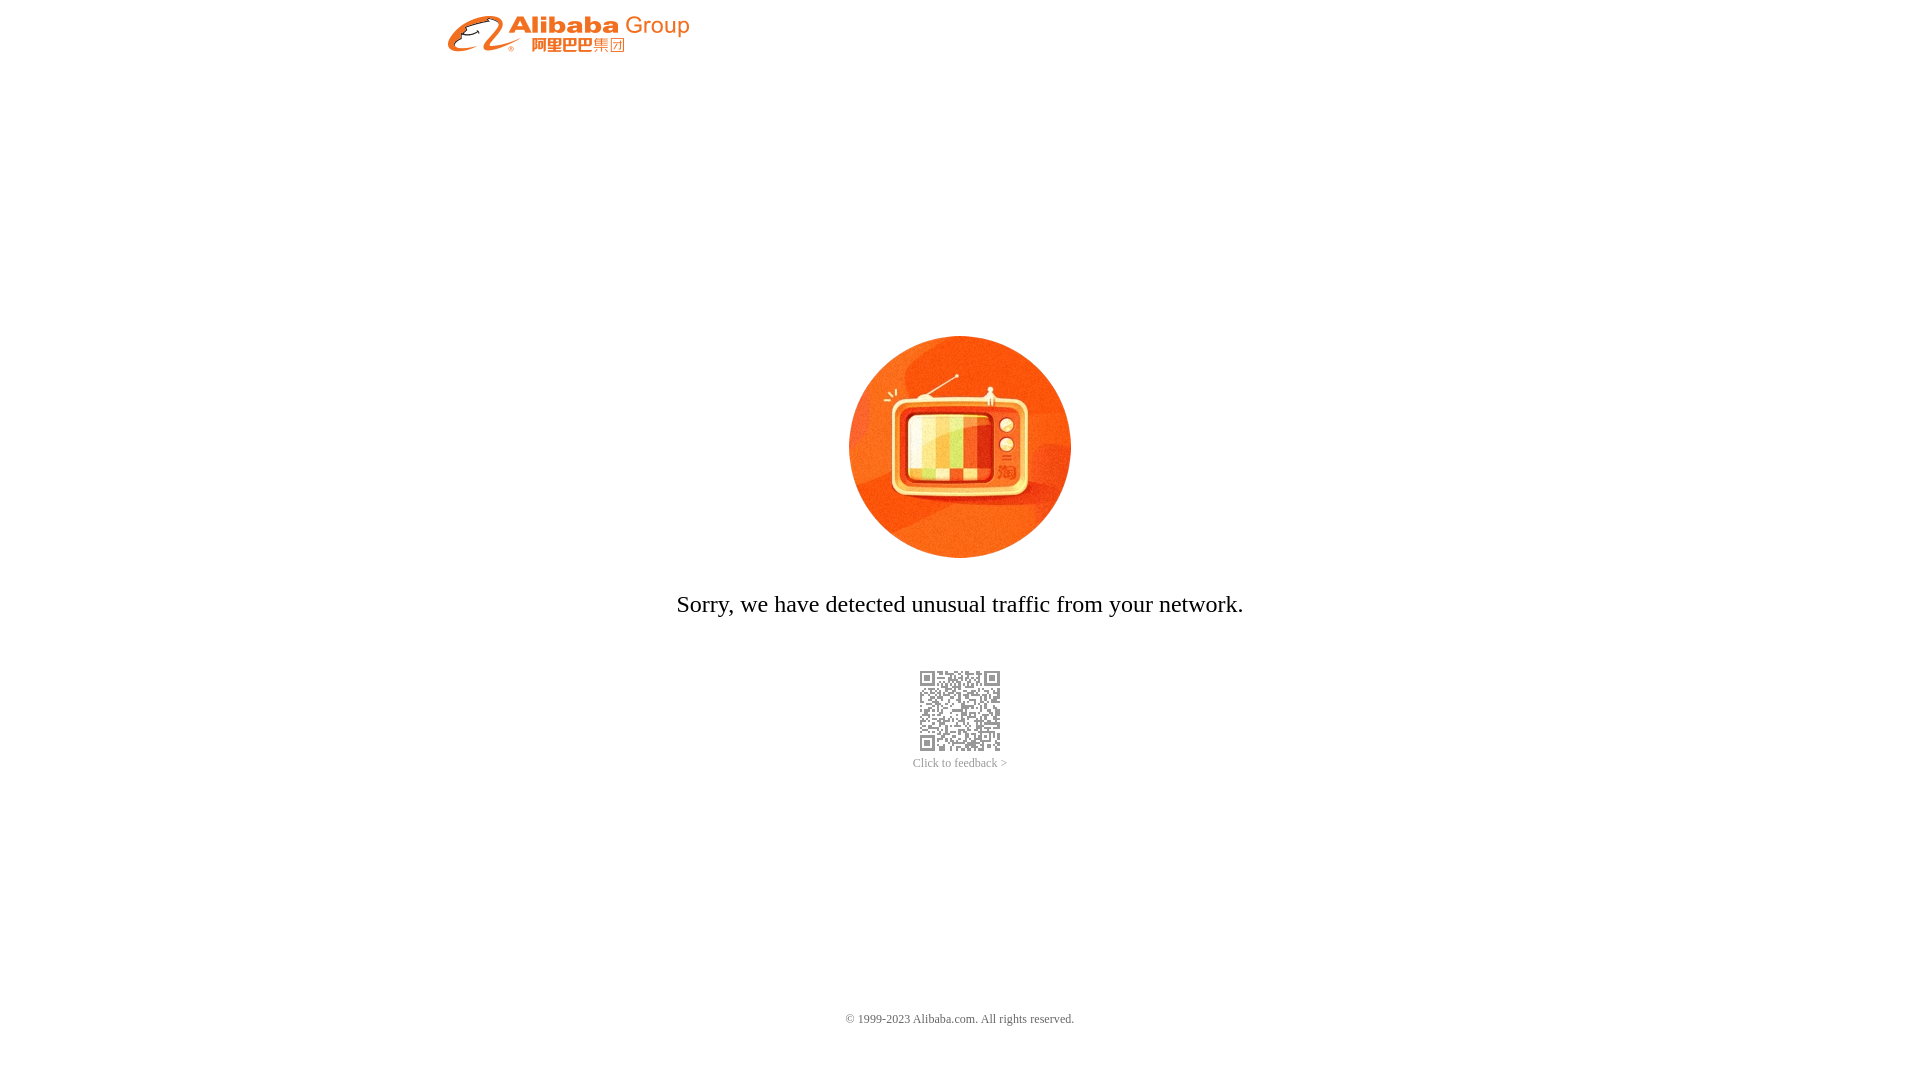 The width and height of the screenshot is (1920, 1080). I want to click on 'Click to feedback >', so click(960, 763).